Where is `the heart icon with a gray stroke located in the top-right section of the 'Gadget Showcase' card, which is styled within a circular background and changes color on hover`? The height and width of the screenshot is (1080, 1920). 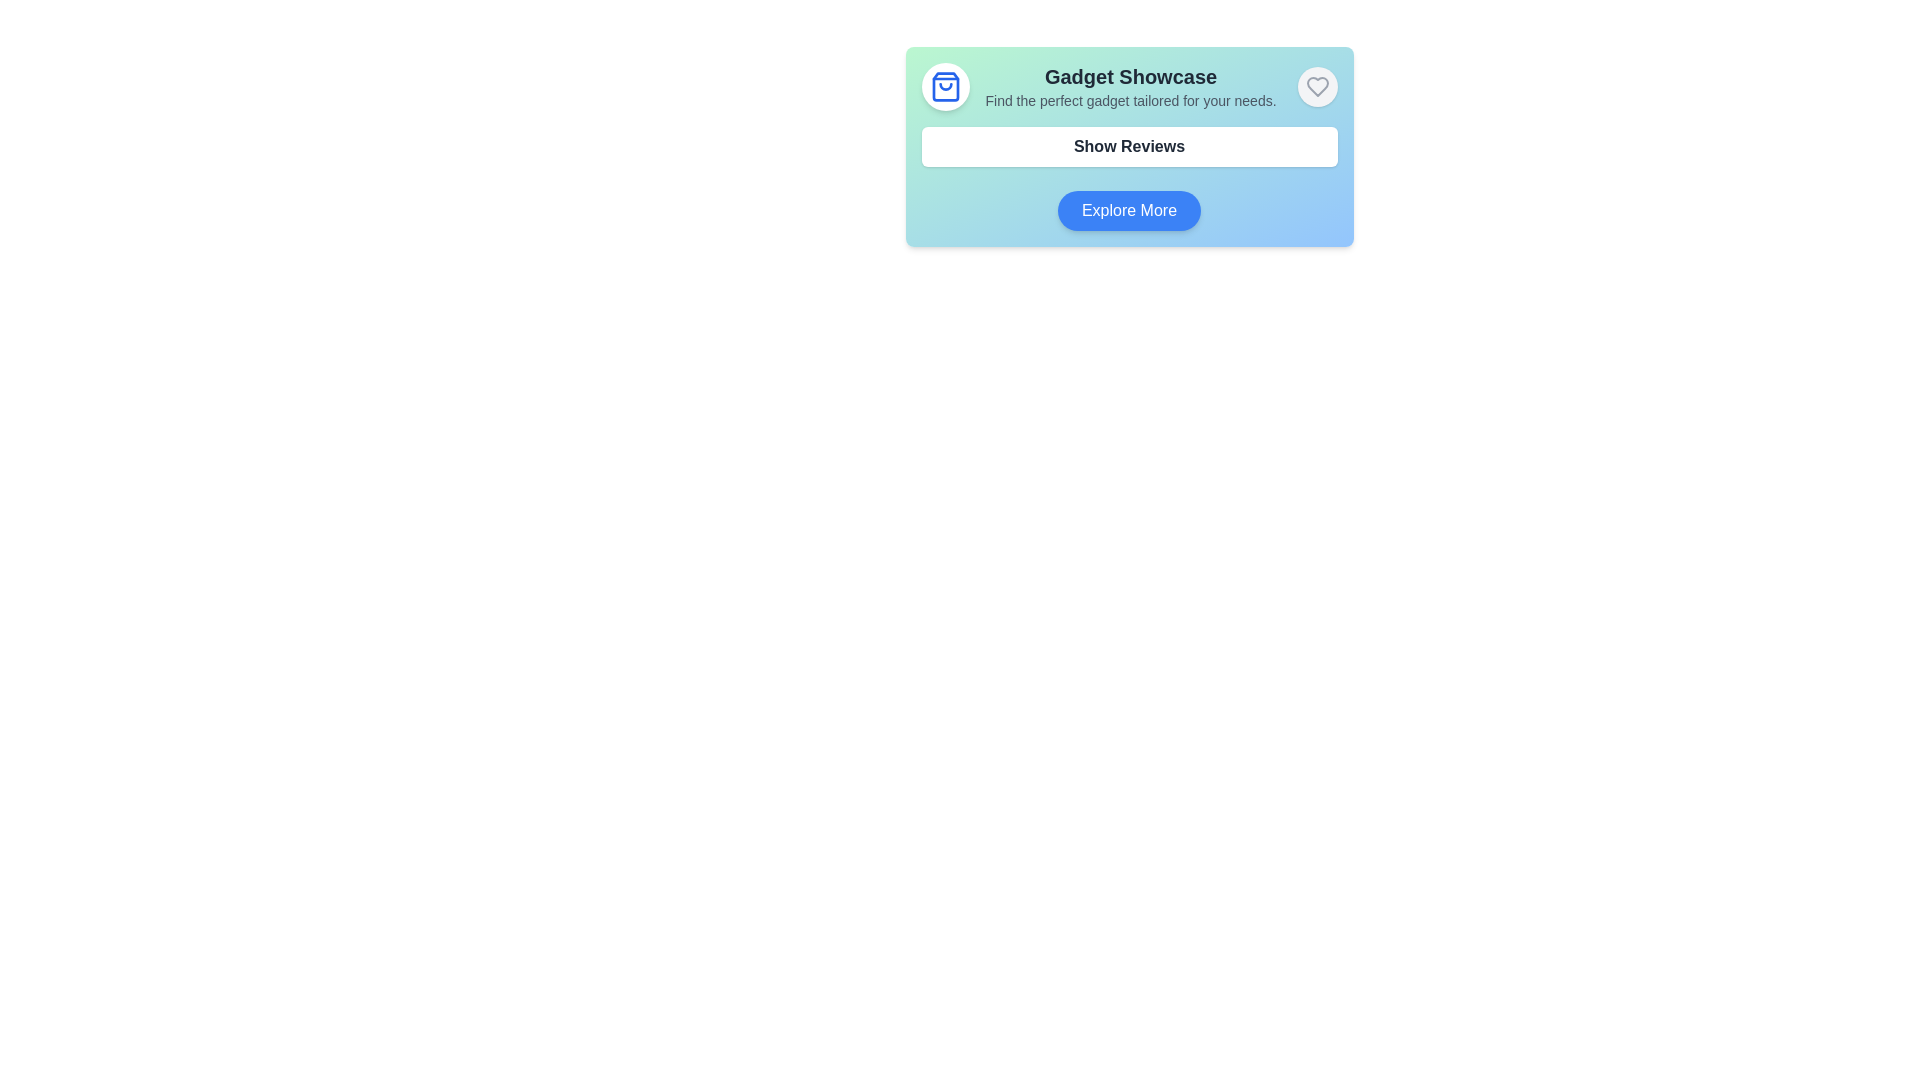
the heart icon with a gray stroke located in the top-right section of the 'Gadget Showcase' card, which is styled within a circular background and changes color on hover is located at coordinates (1317, 86).